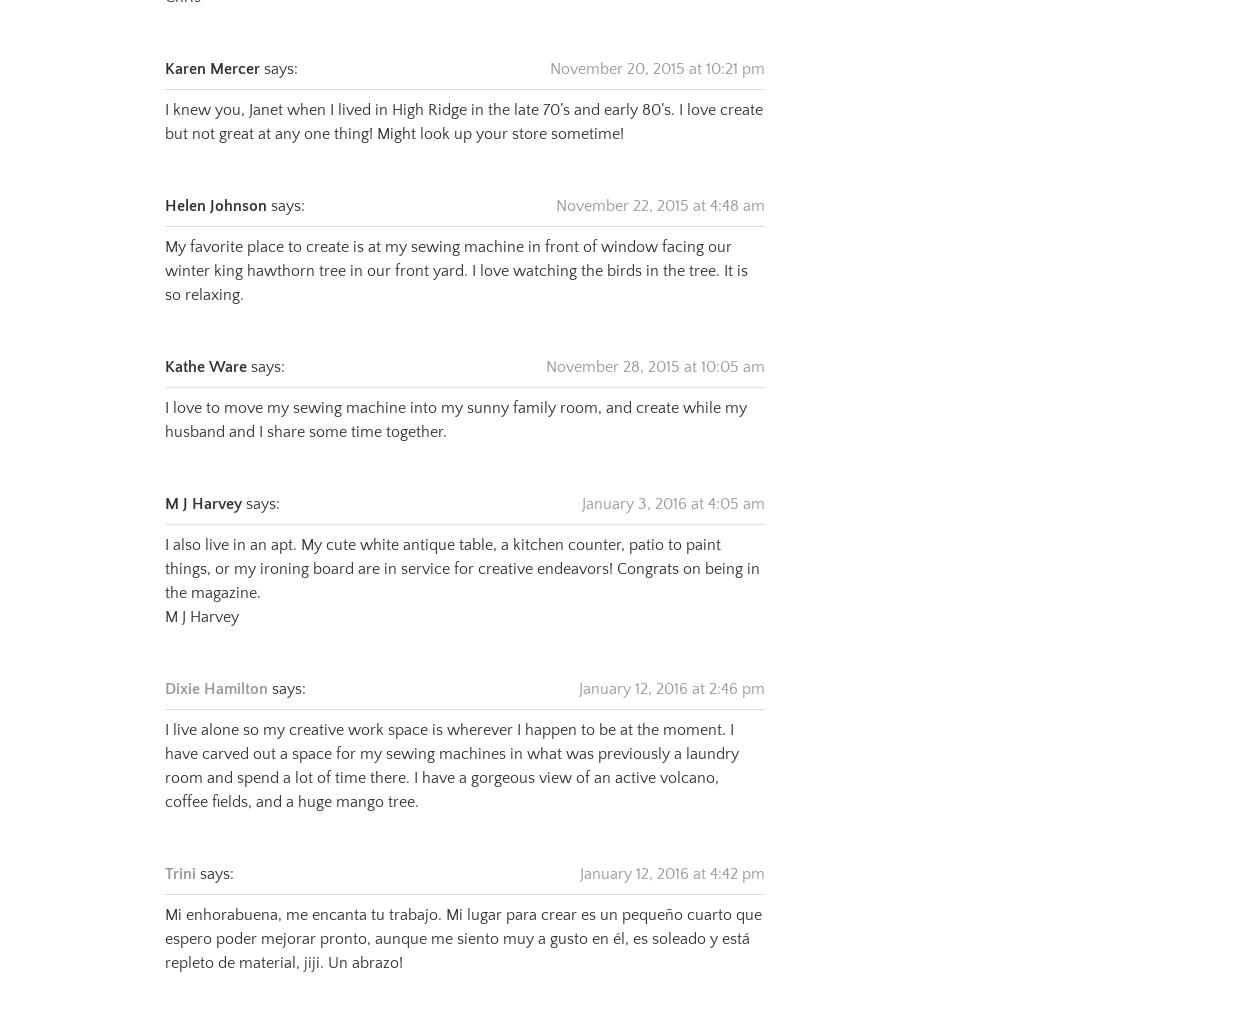  Describe the element at coordinates (660, 179) in the screenshot. I see `'November 22, 2015 at 4:48 am'` at that location.